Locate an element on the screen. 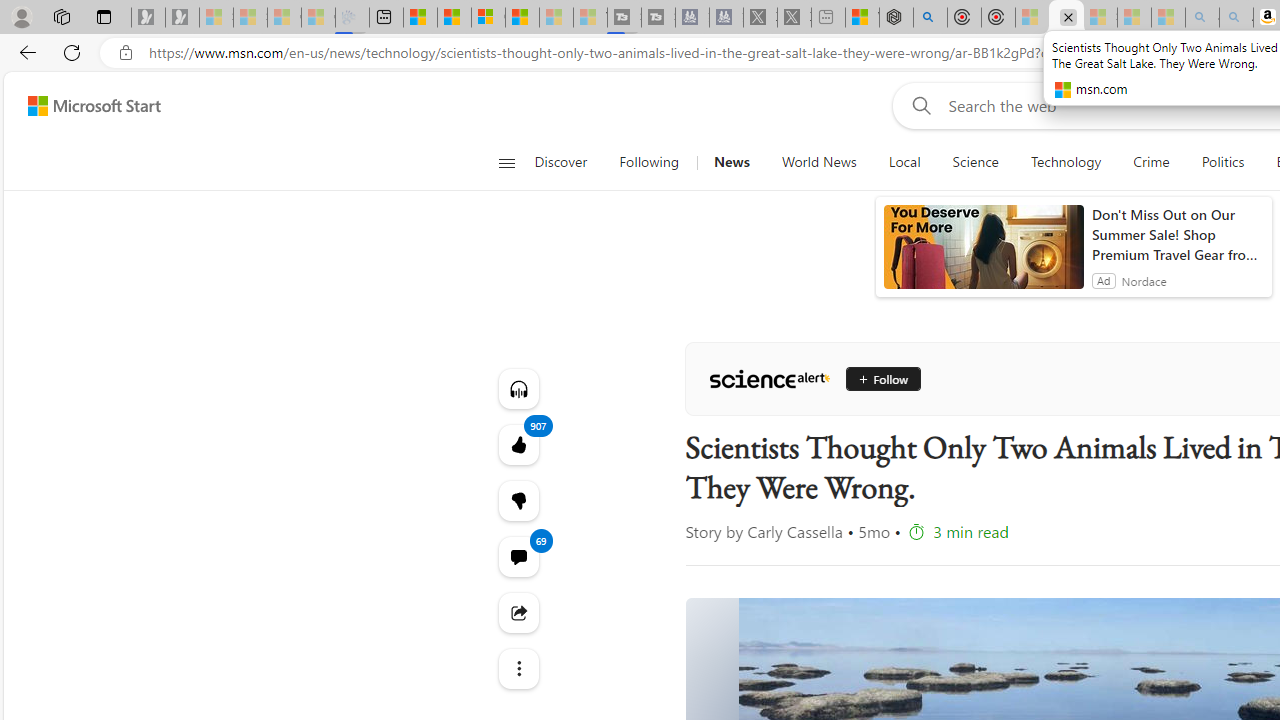 Image resolution: width=1280 pixels, height=720 pixels. 'Technology' is located at coordinates (1064, 162).